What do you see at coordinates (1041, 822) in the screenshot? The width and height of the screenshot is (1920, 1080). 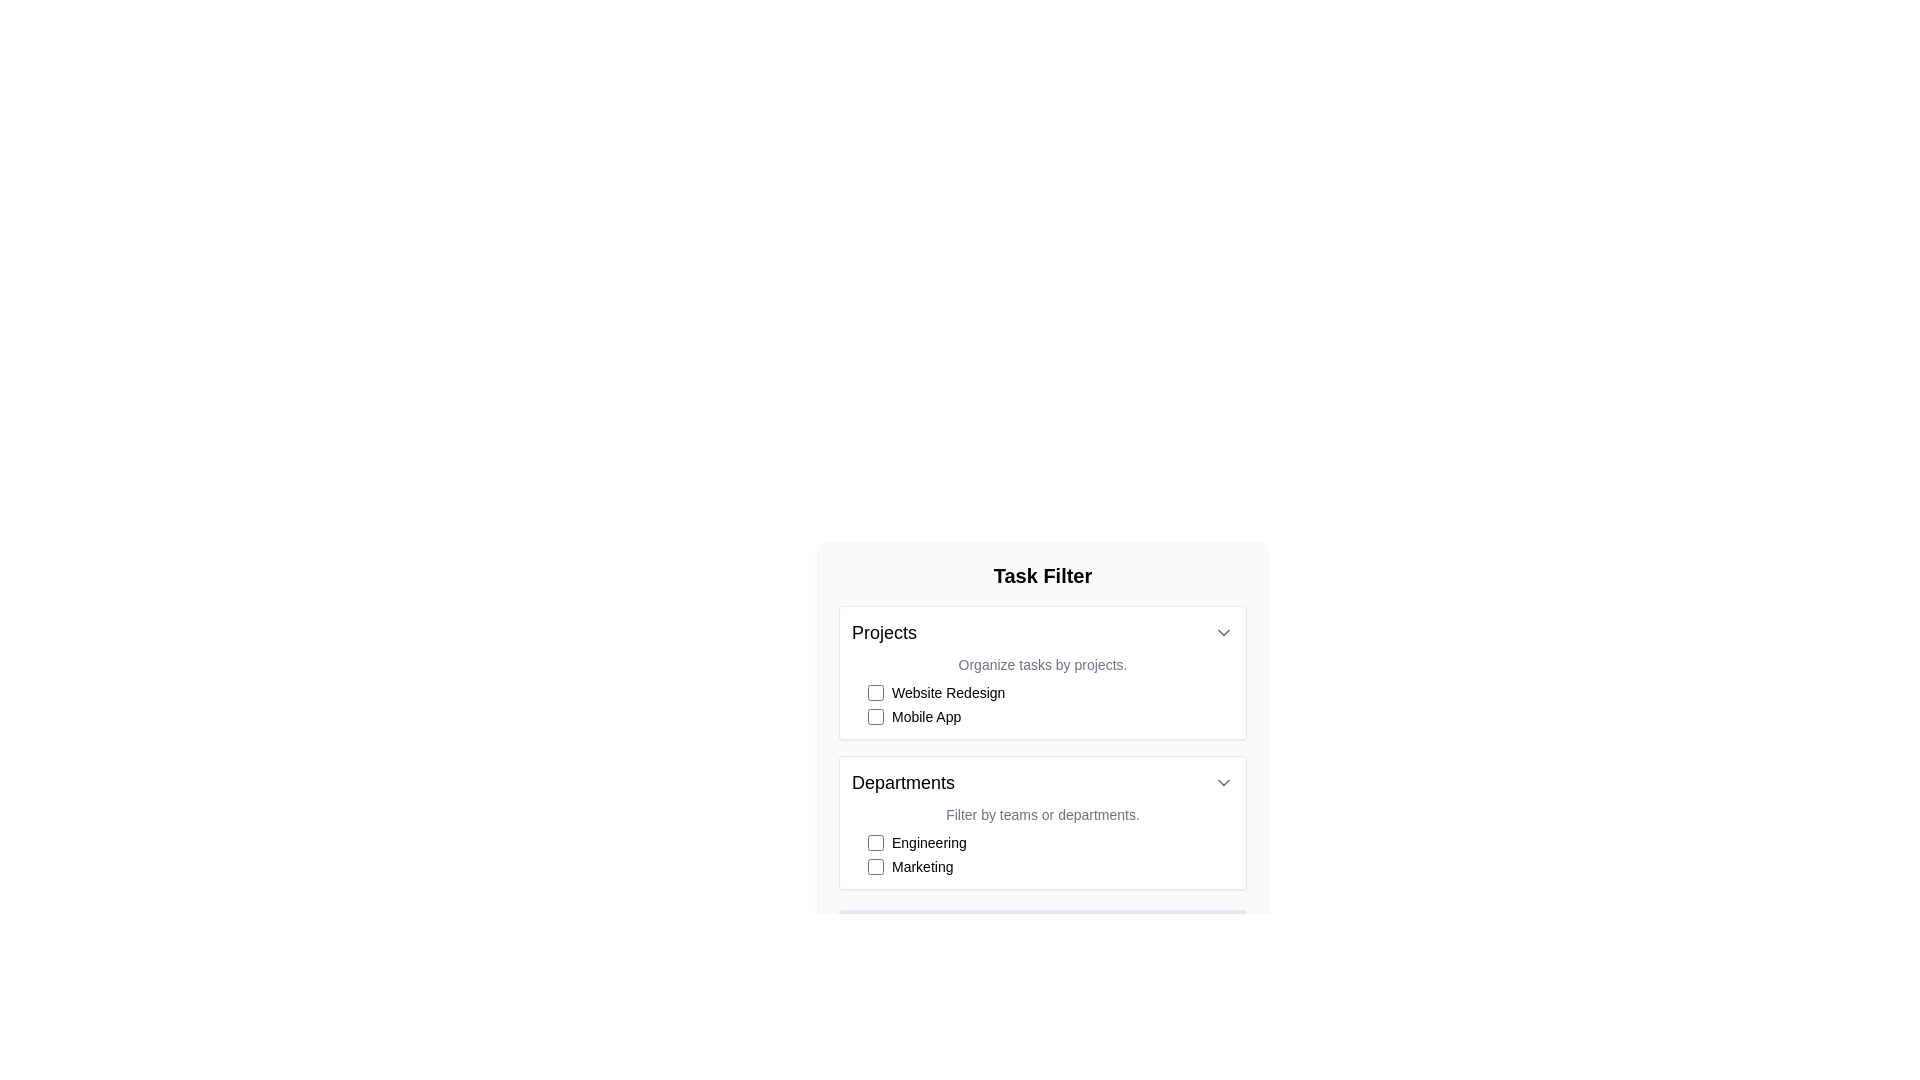 I see `the chevron icon within the Filter panel titled 'Departments' to expand the filtering options` at bounding box center [1041, 822].